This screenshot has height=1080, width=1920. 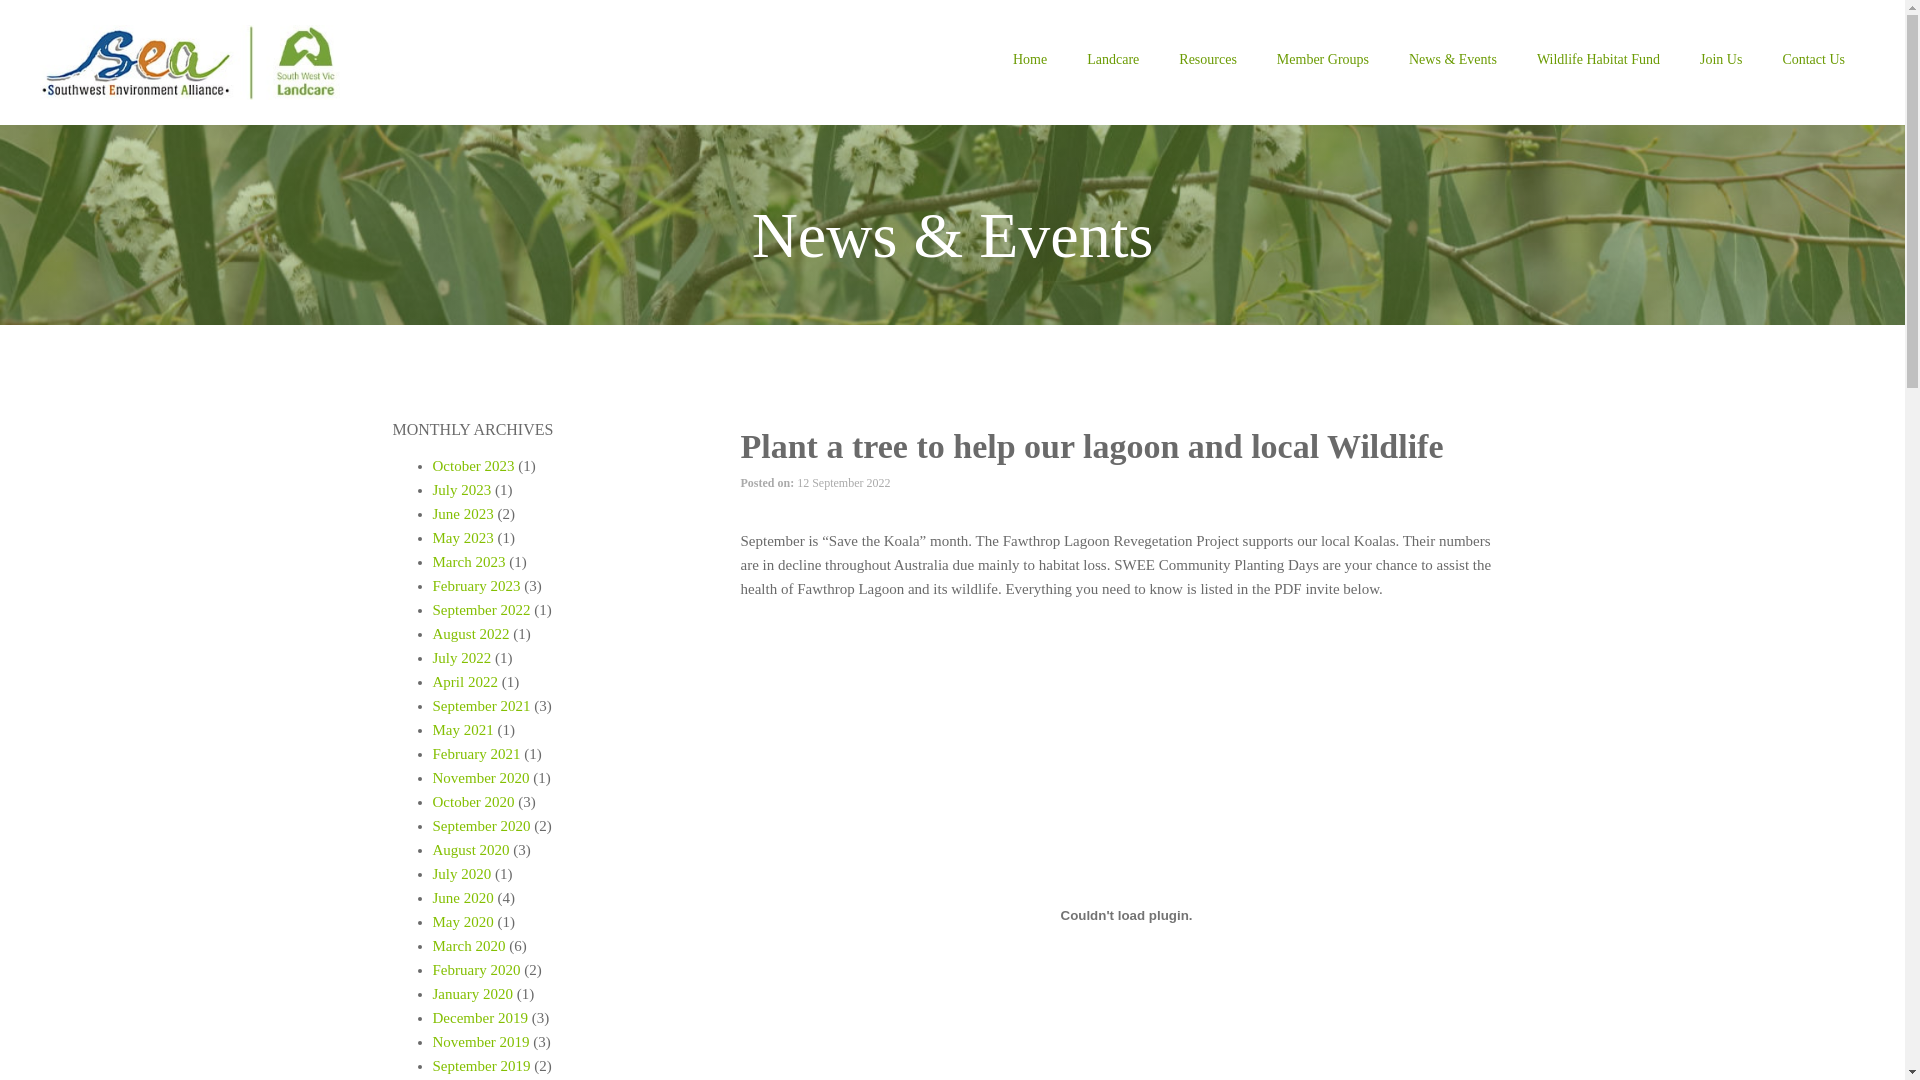 What do you see at coordinates (474, 585) in the screenshot?
I see `'February 2023'` at bounding box center [474, 585].